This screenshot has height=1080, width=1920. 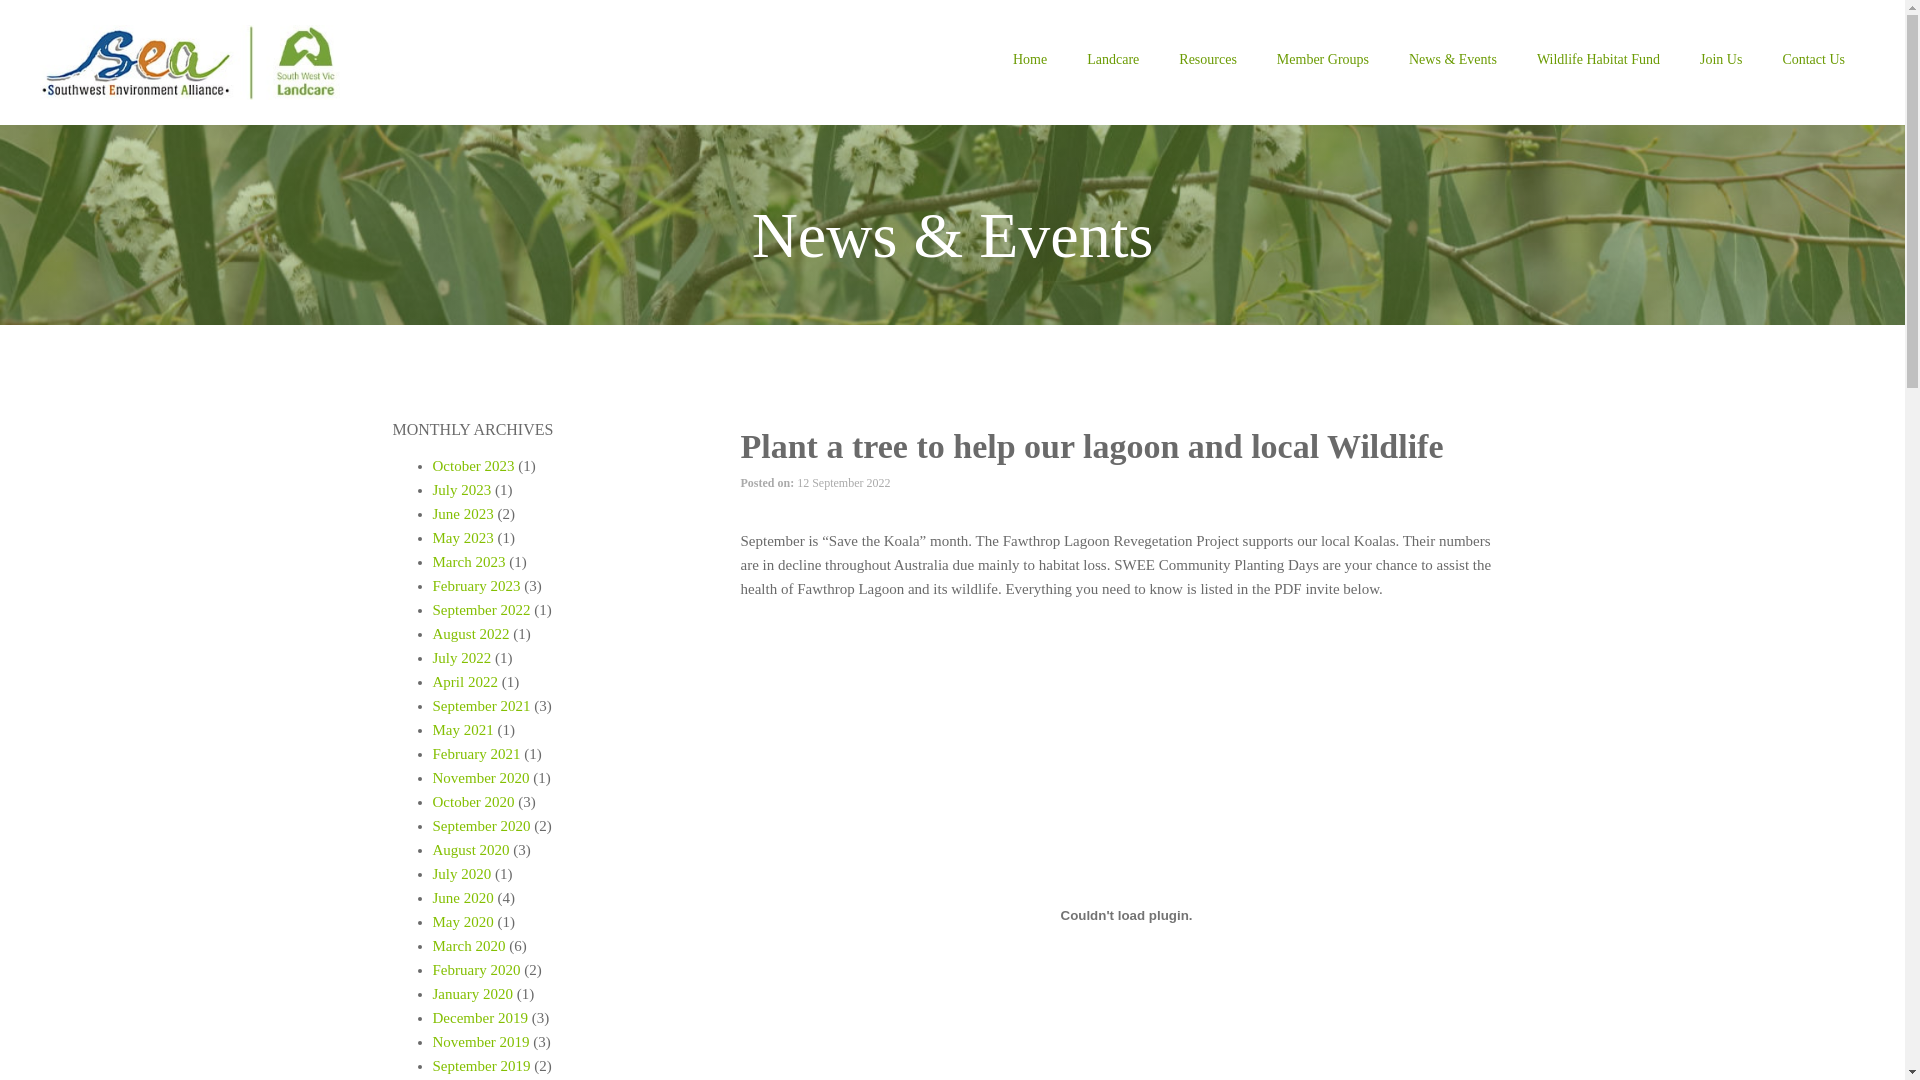 What do you see at coordinates (474, 585) in the screenshot?
I see `'February 2023'` at bounding box center [474, 585].